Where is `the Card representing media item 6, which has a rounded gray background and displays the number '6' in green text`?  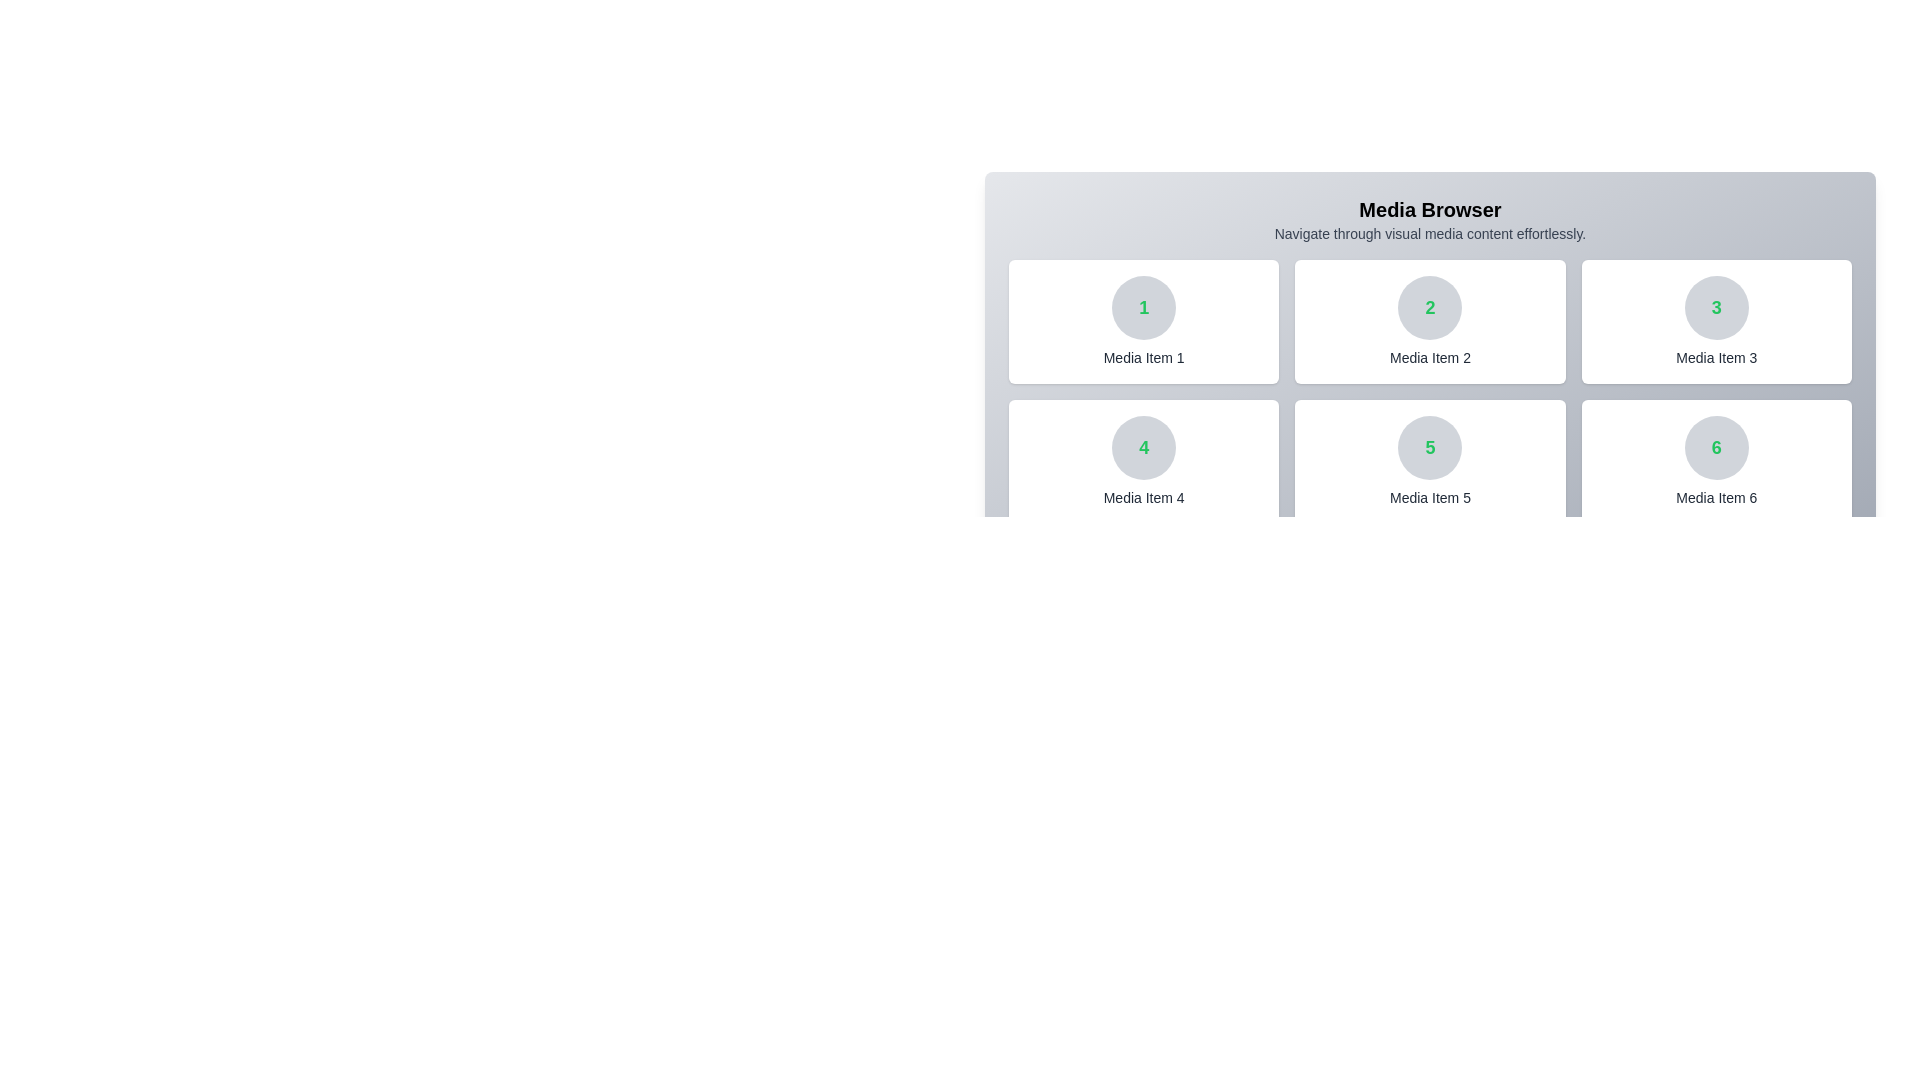 the Card representing media item 6, which has a rounded gray background and displays the number '6' in green text is located at coordinates (1715, 462).